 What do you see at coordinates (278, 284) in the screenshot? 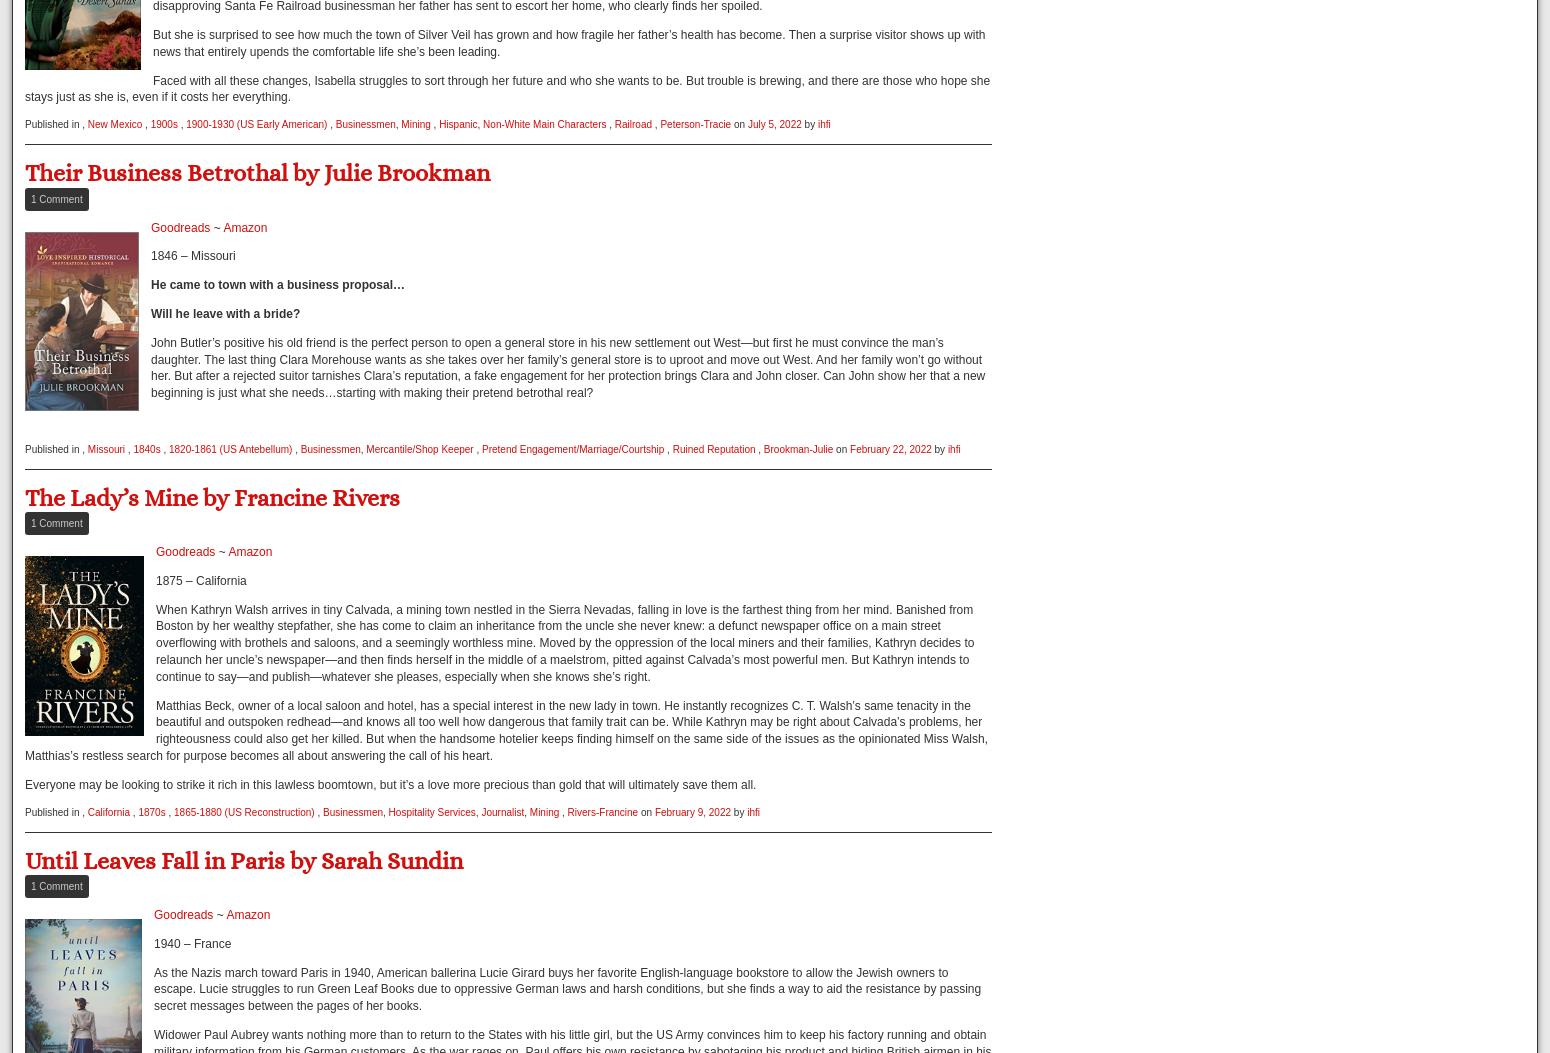
I see `'He came to town with a business proposal…'` at bounding box center [278, 284].